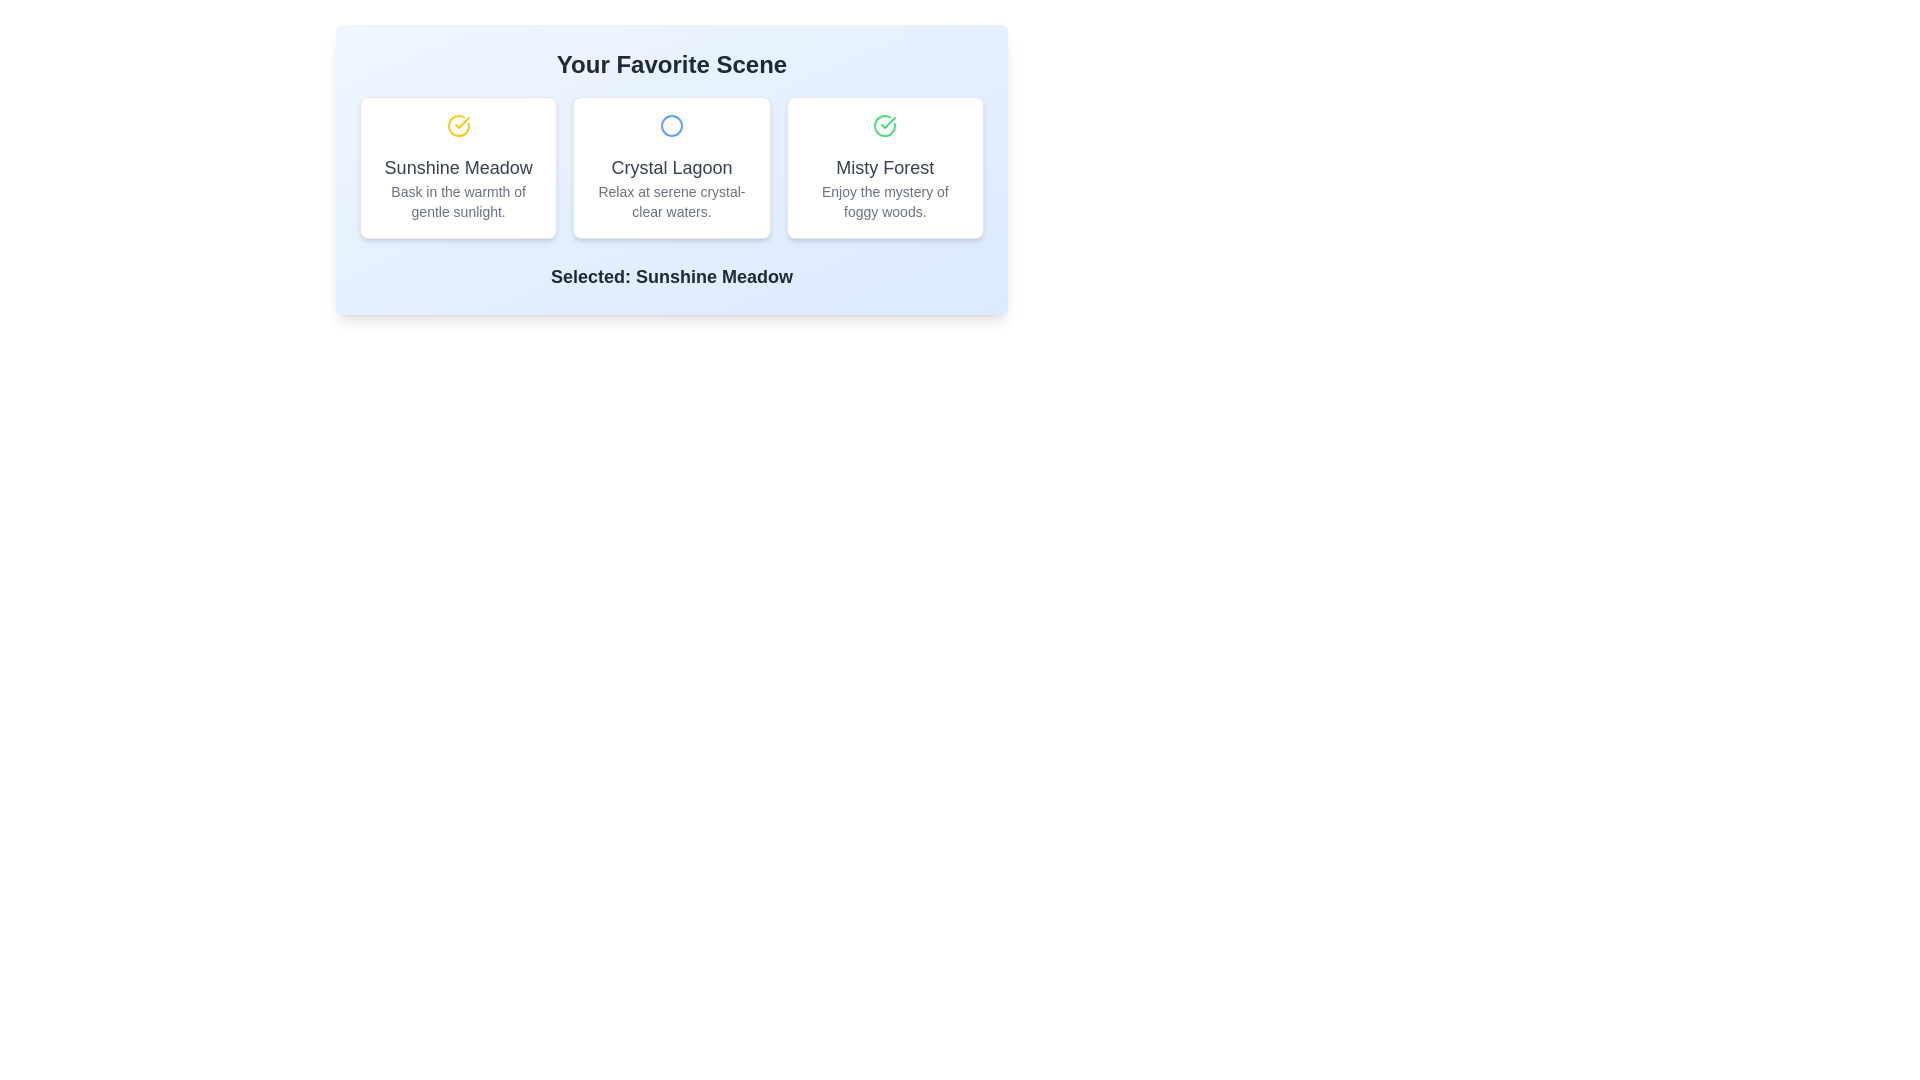 Image resolution: width=1920 pixels, height=1080 pixels. What do you see at coordinates (884, 126) in the screenshot?
I see `the green circle with a checkmark in the SVG icon of the 'Misty Forest' card located on the right side among the three cards` at bounding box center [884, 126].